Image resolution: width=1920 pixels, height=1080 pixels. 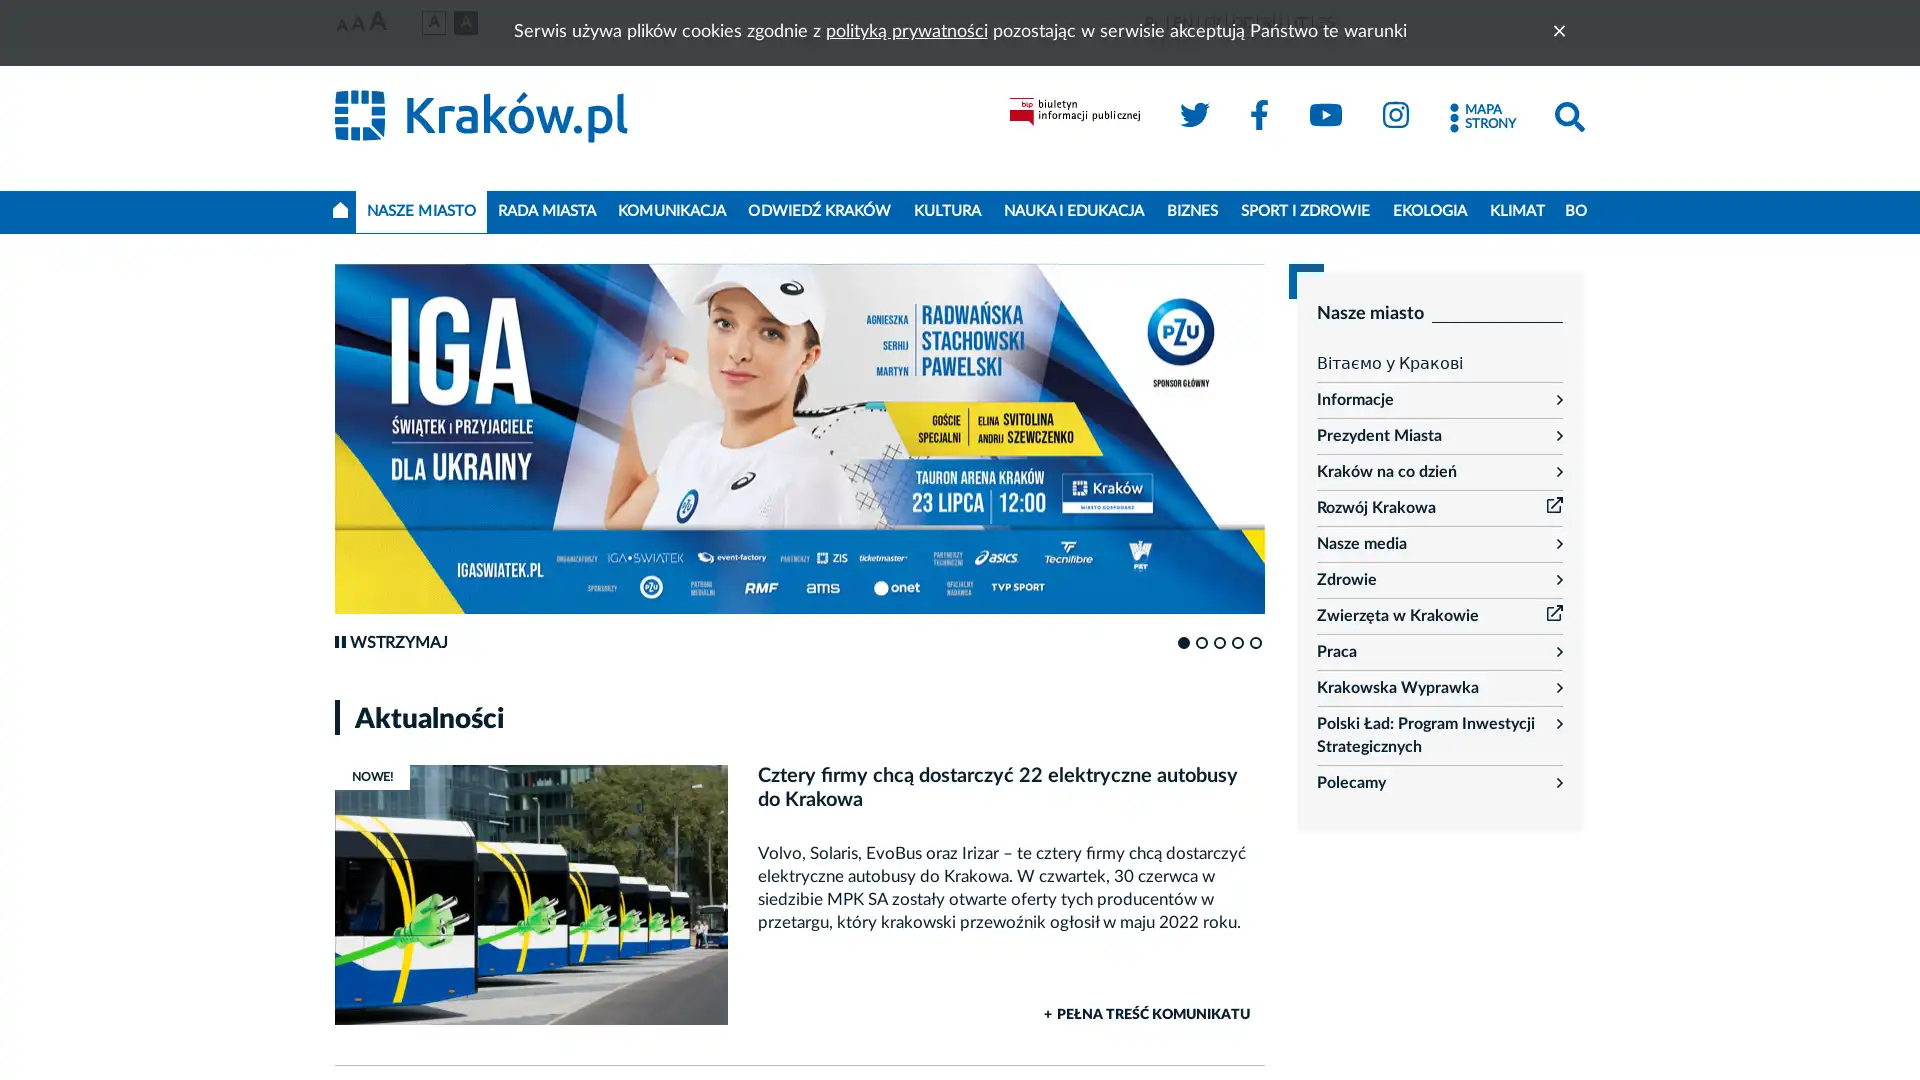 I want to click on Wersja podstawowa, so click(x=432, y=22).